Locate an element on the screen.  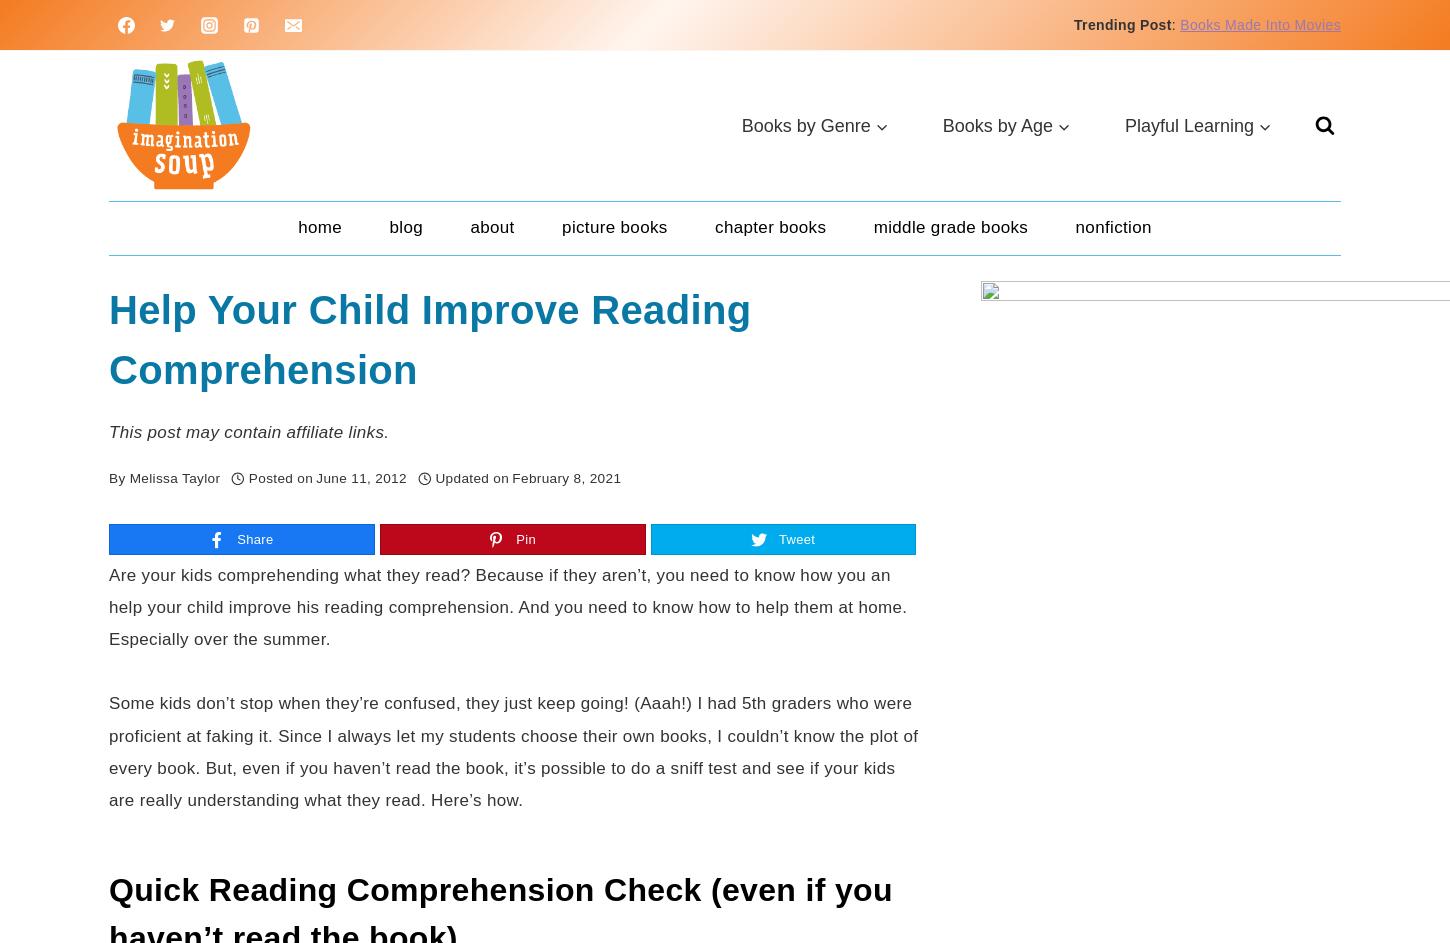
'About' is located at coordinates (491, 227).